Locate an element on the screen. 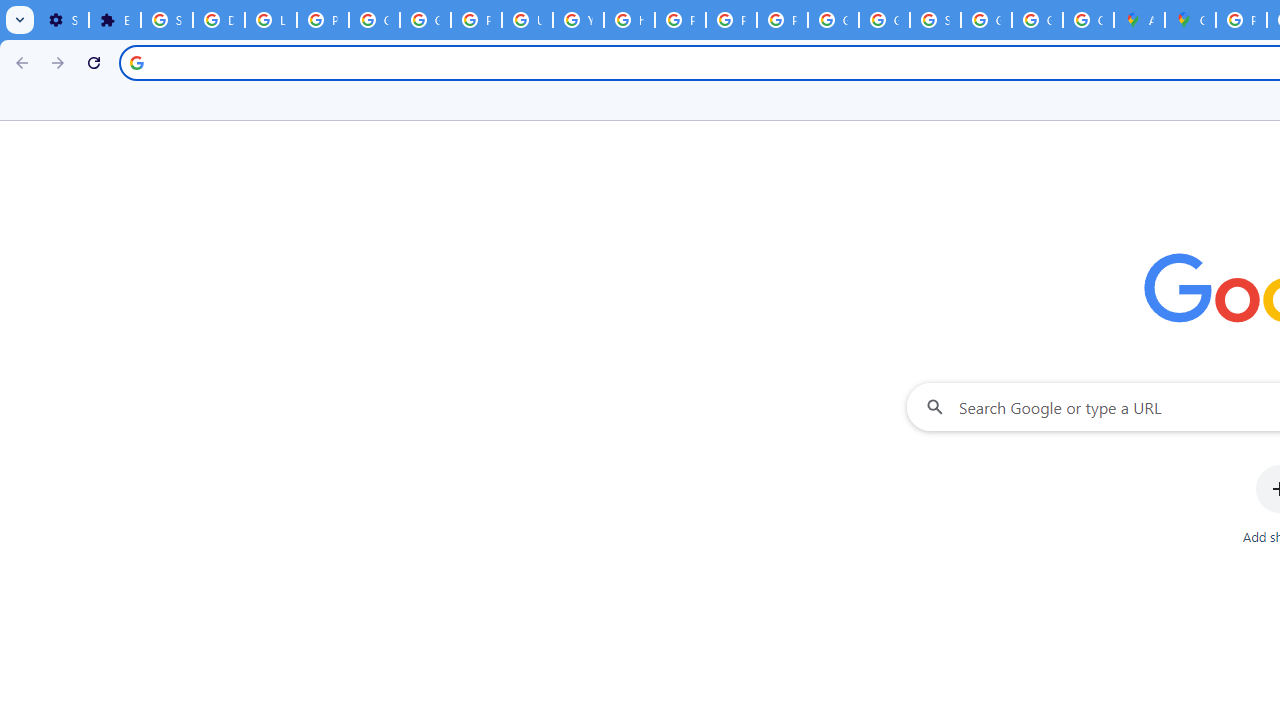 The image size is (1280, 720). 'Learn how to find your photos - Google Photos Help' is located at coordinates (269, 20).